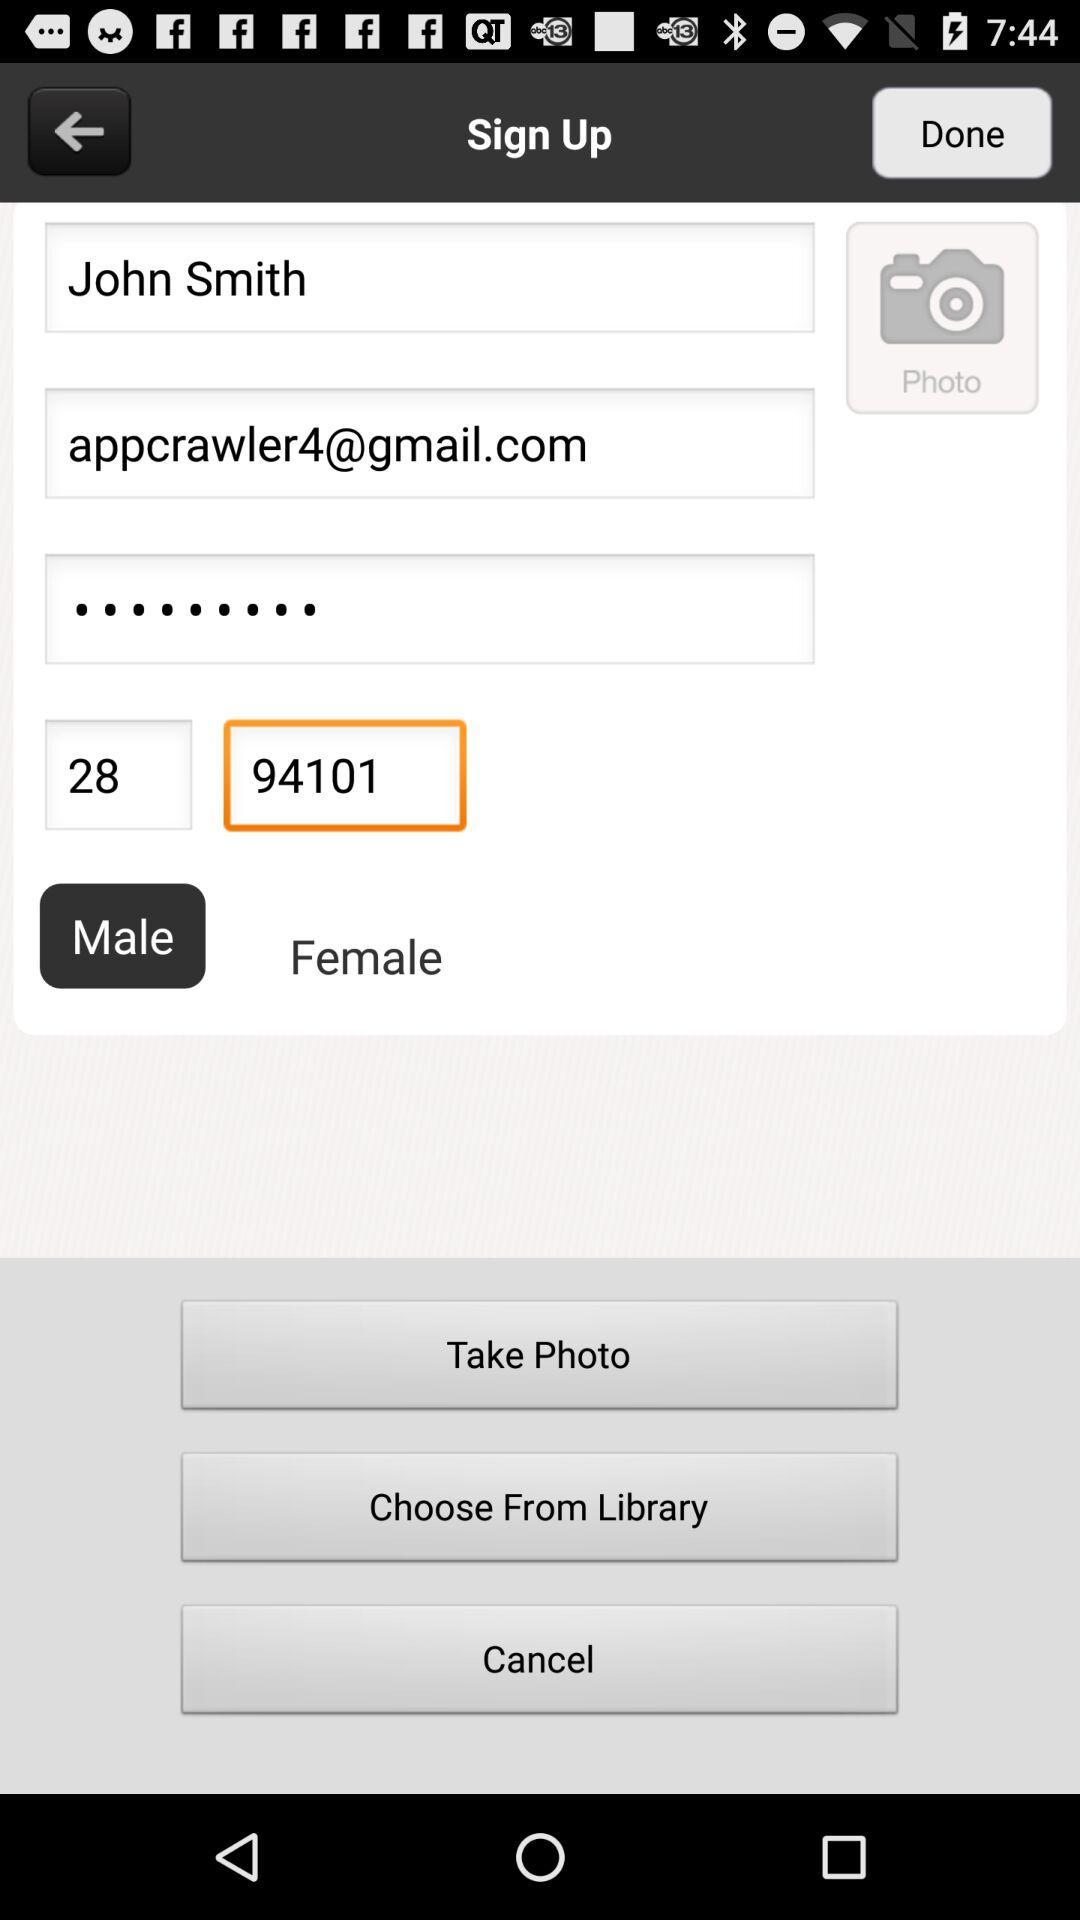  I want to click on a photo, so click(943, 316).